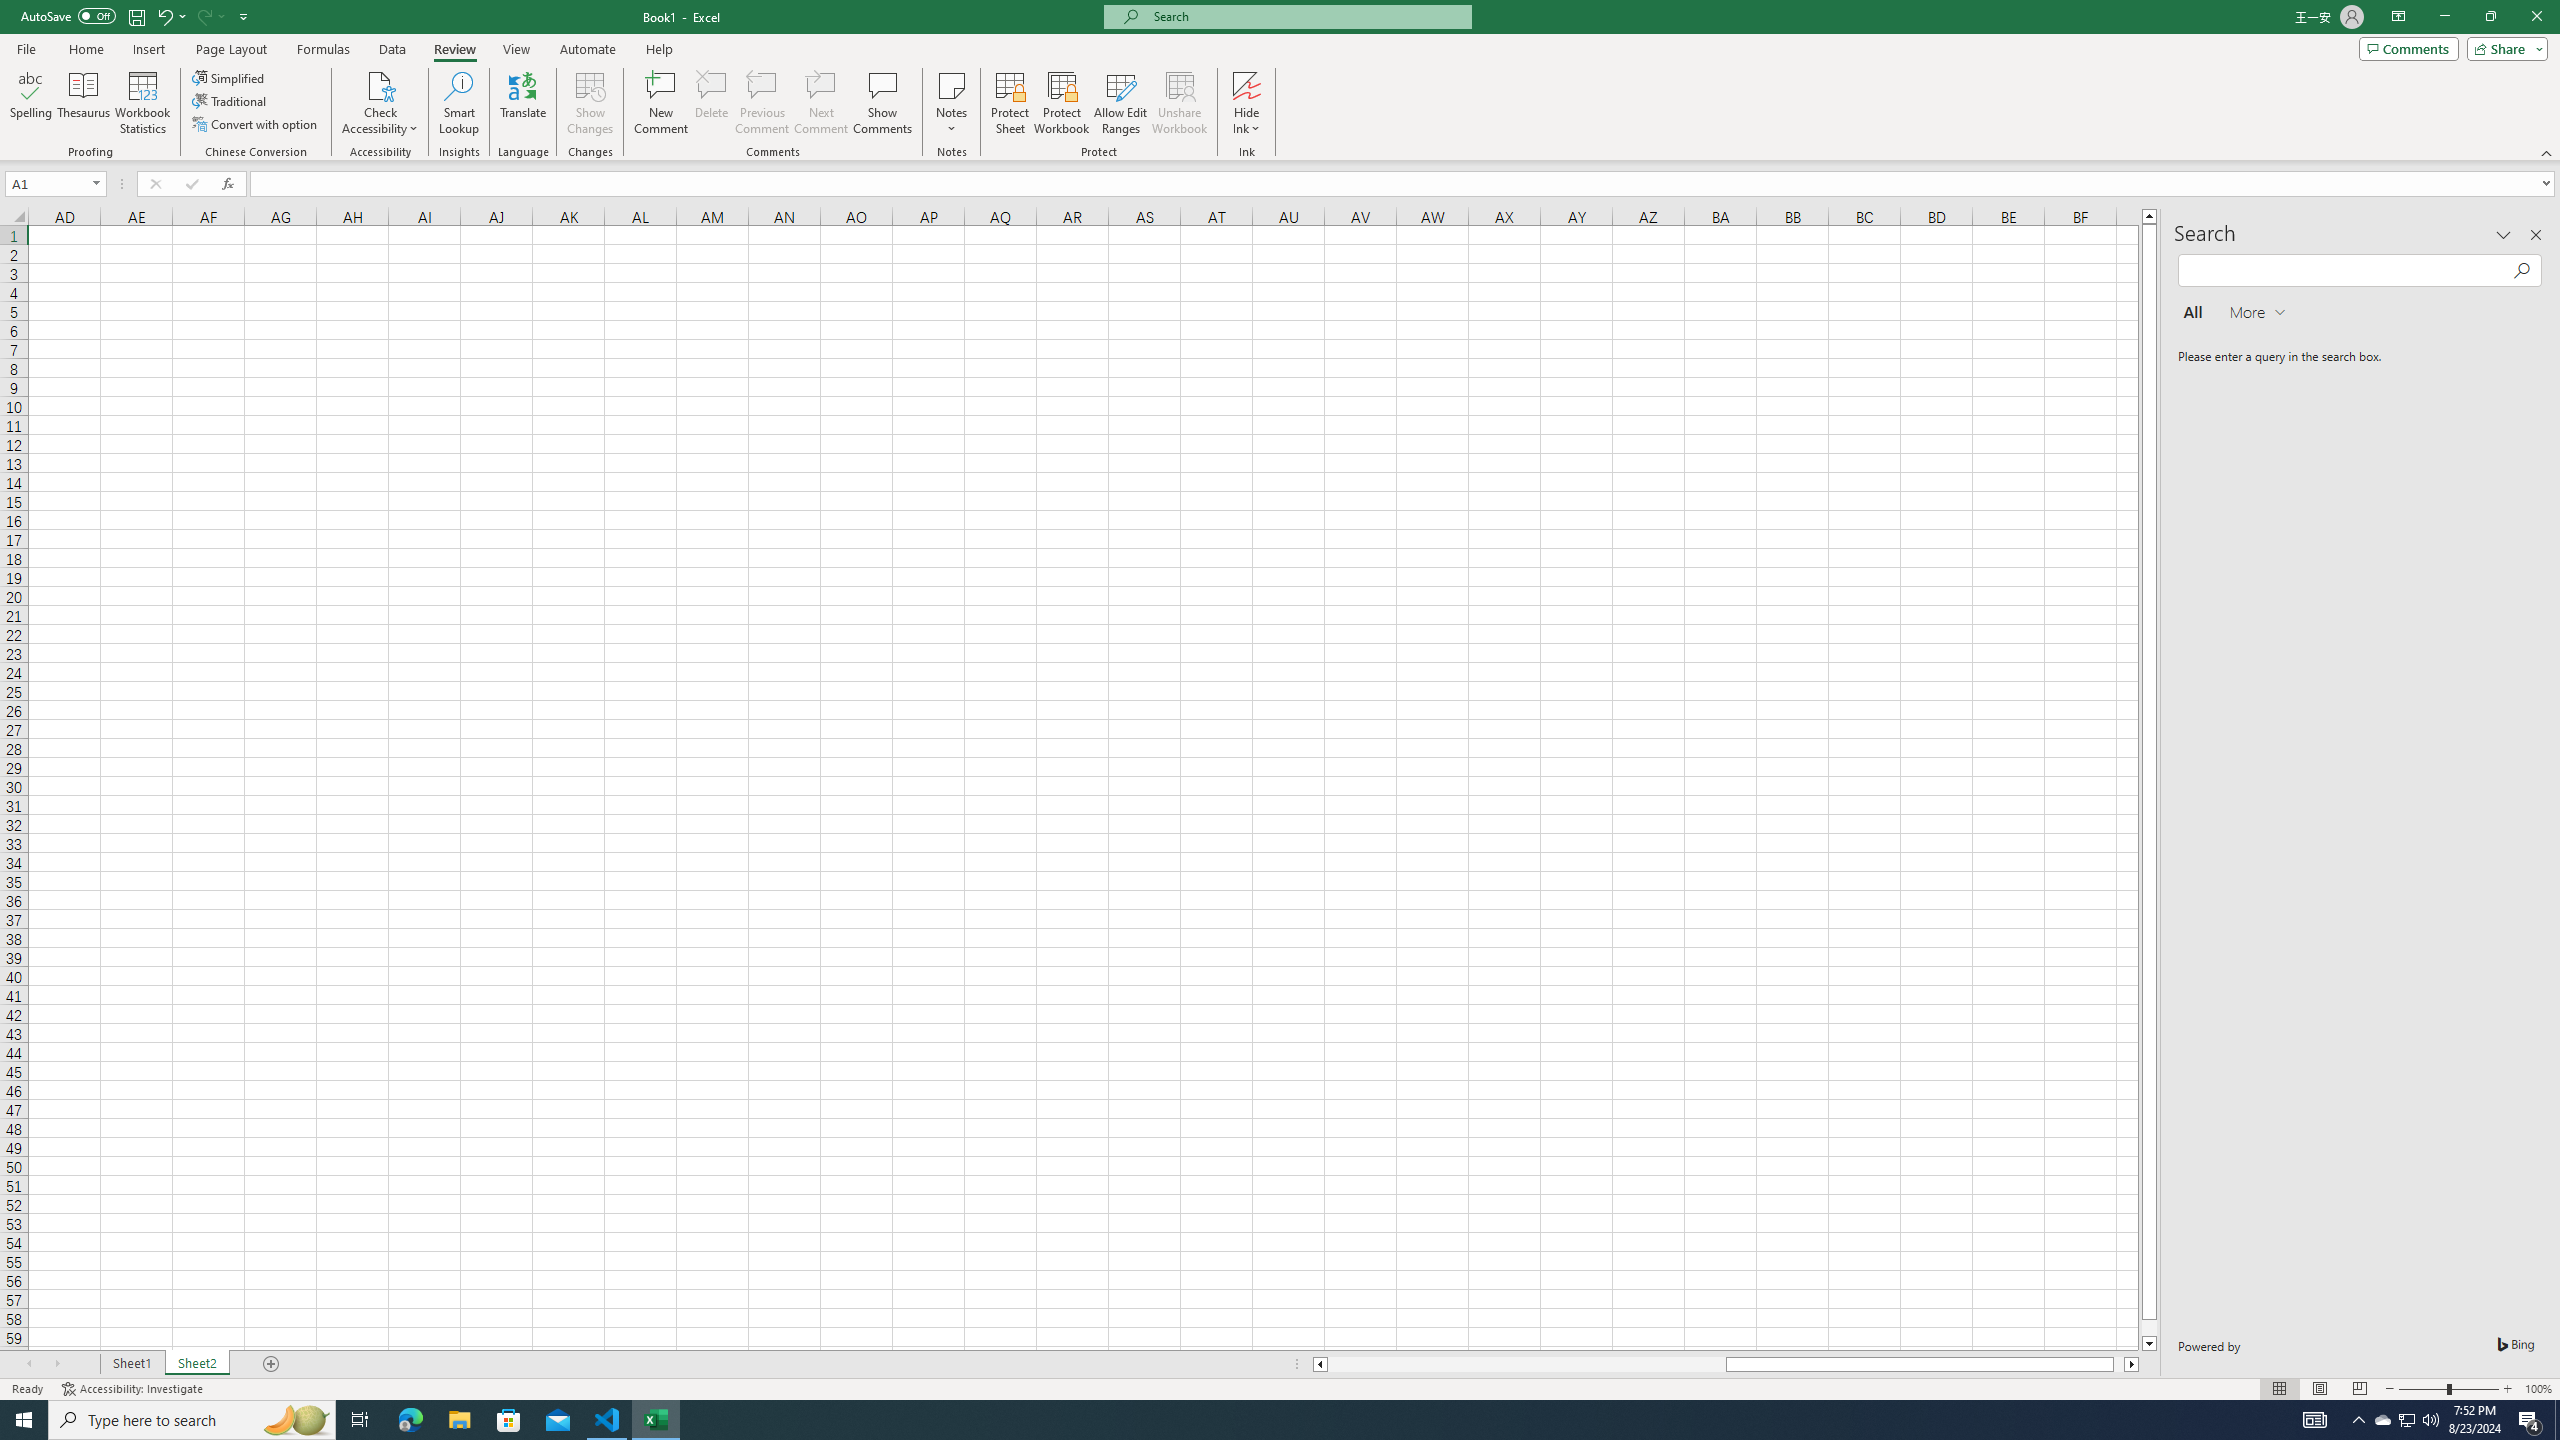  Describe the element at coordinates (29, 103) in the screenshot. I see `'Spelling...'` at that location.